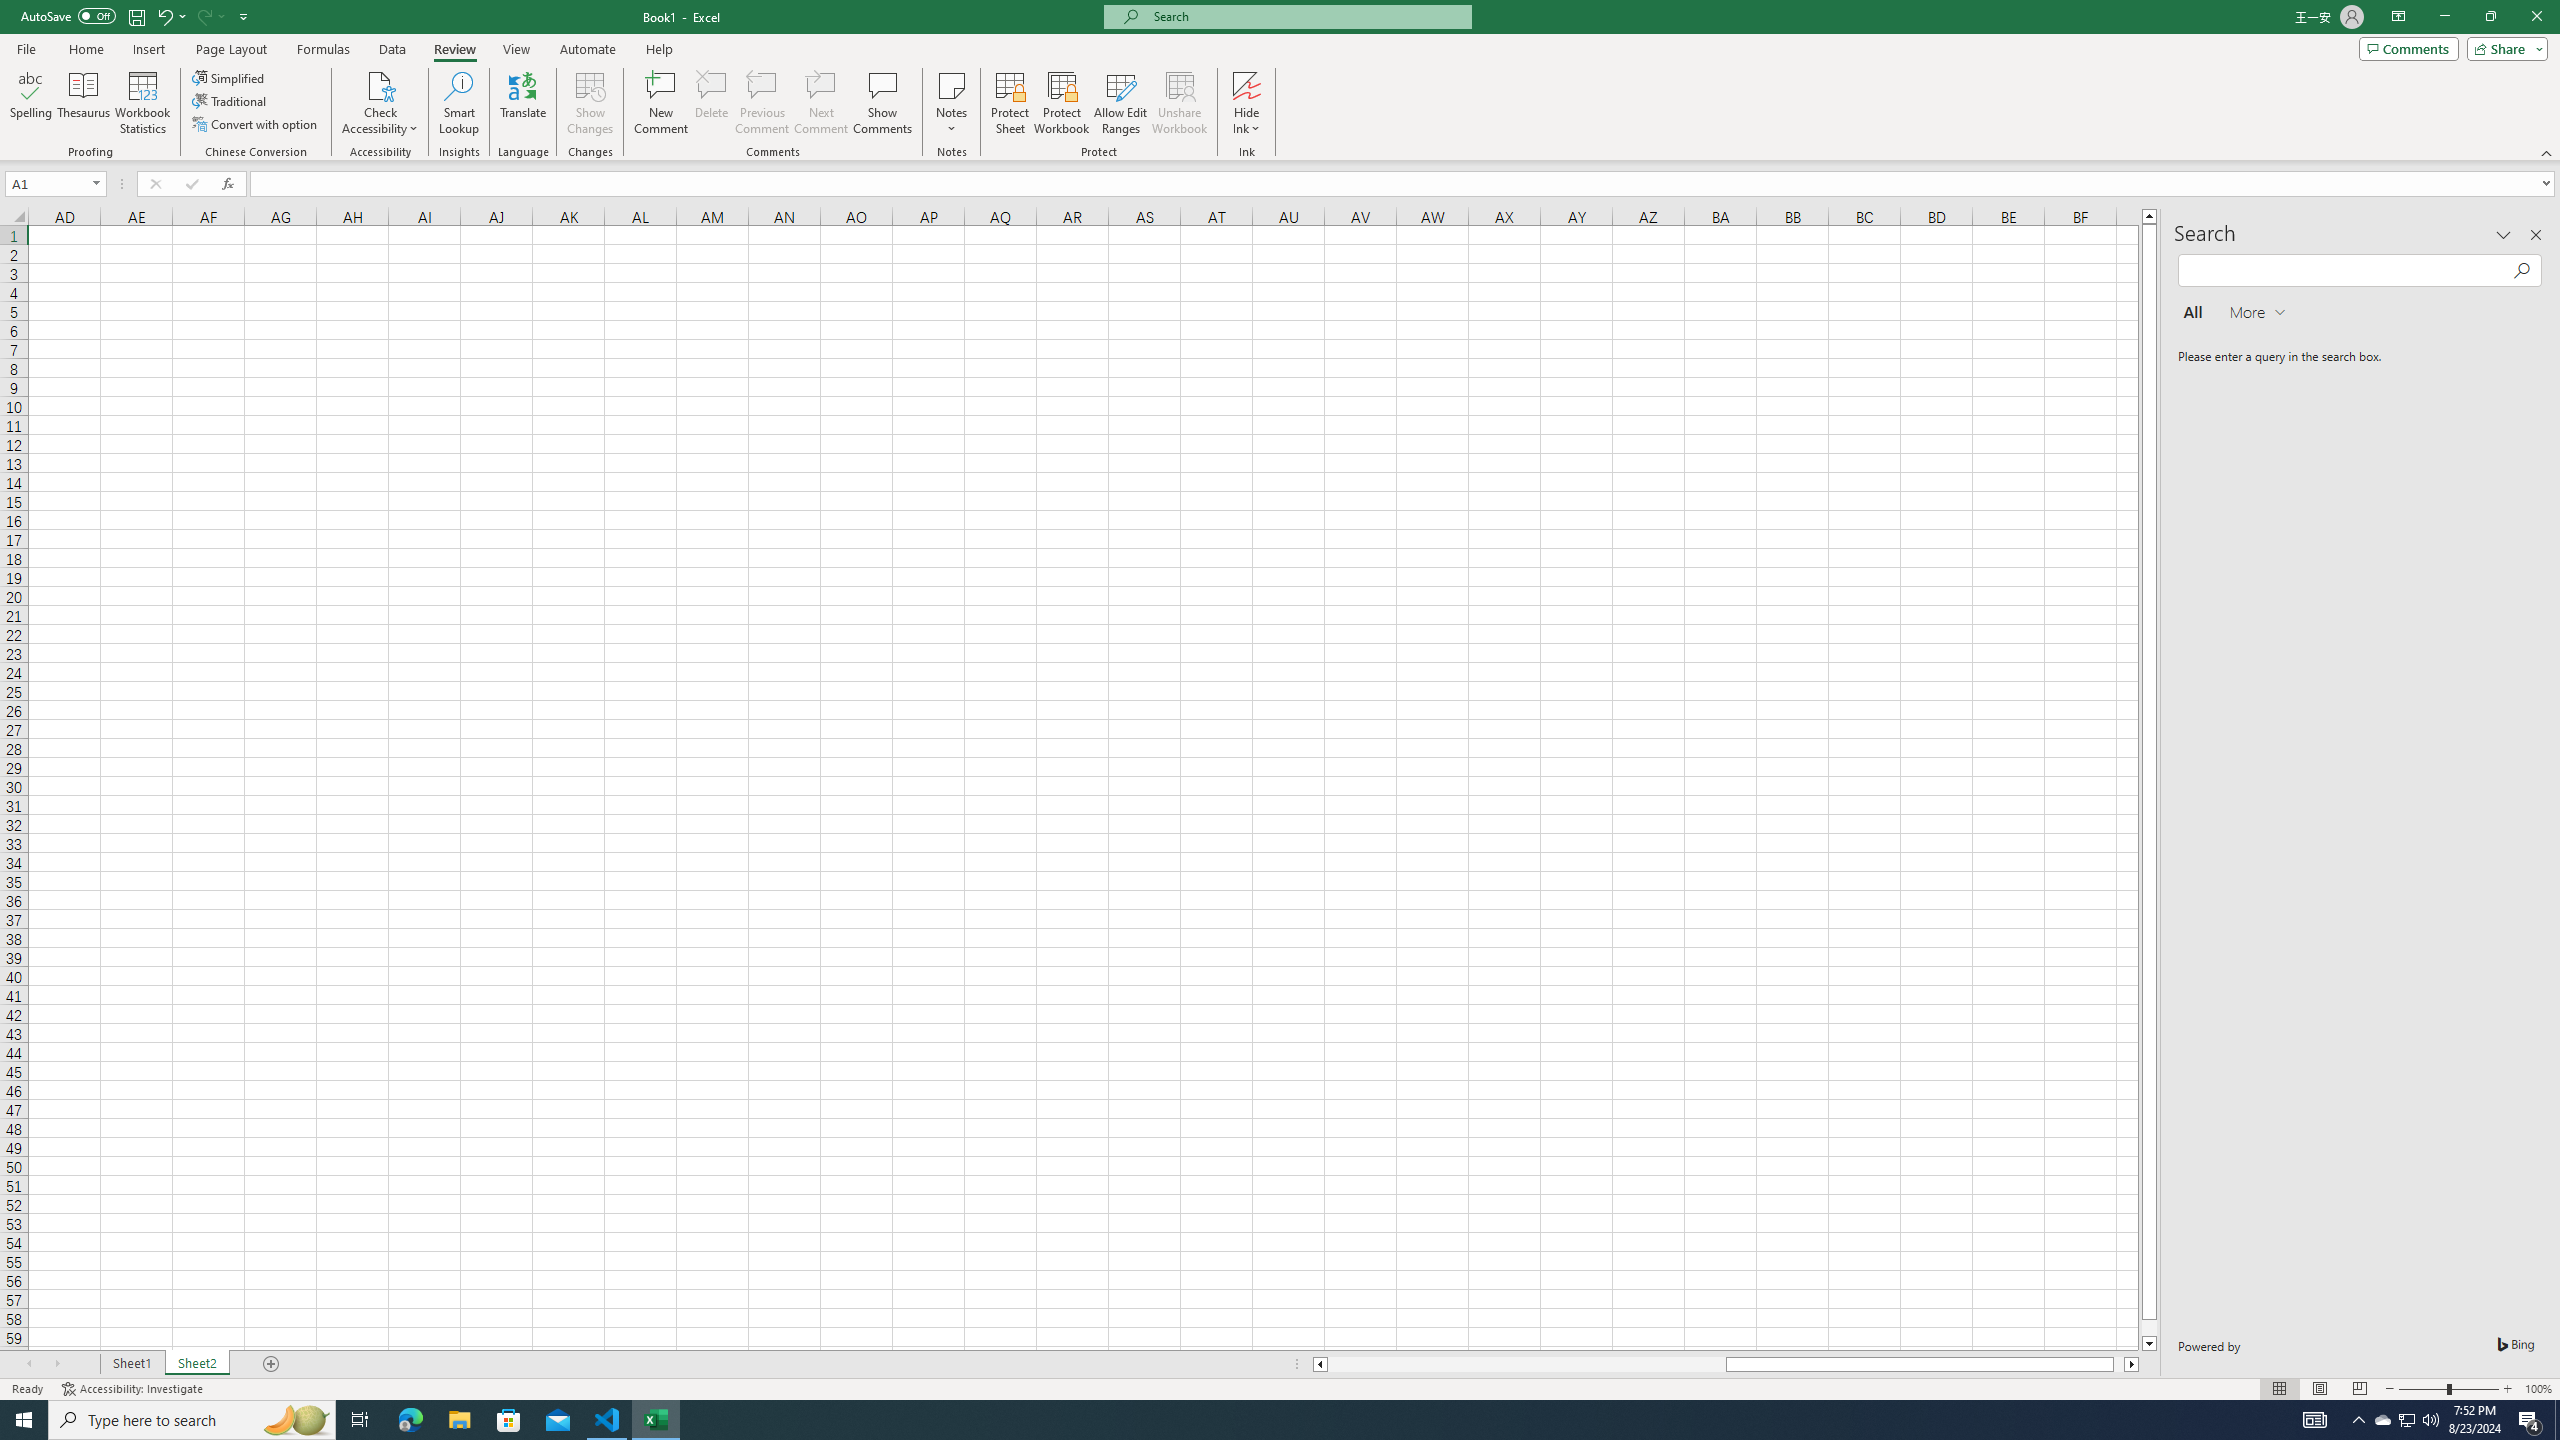  Describe the element at coordinates (29, 103) in the screenshot. I see `'Spelling...'` at that location.